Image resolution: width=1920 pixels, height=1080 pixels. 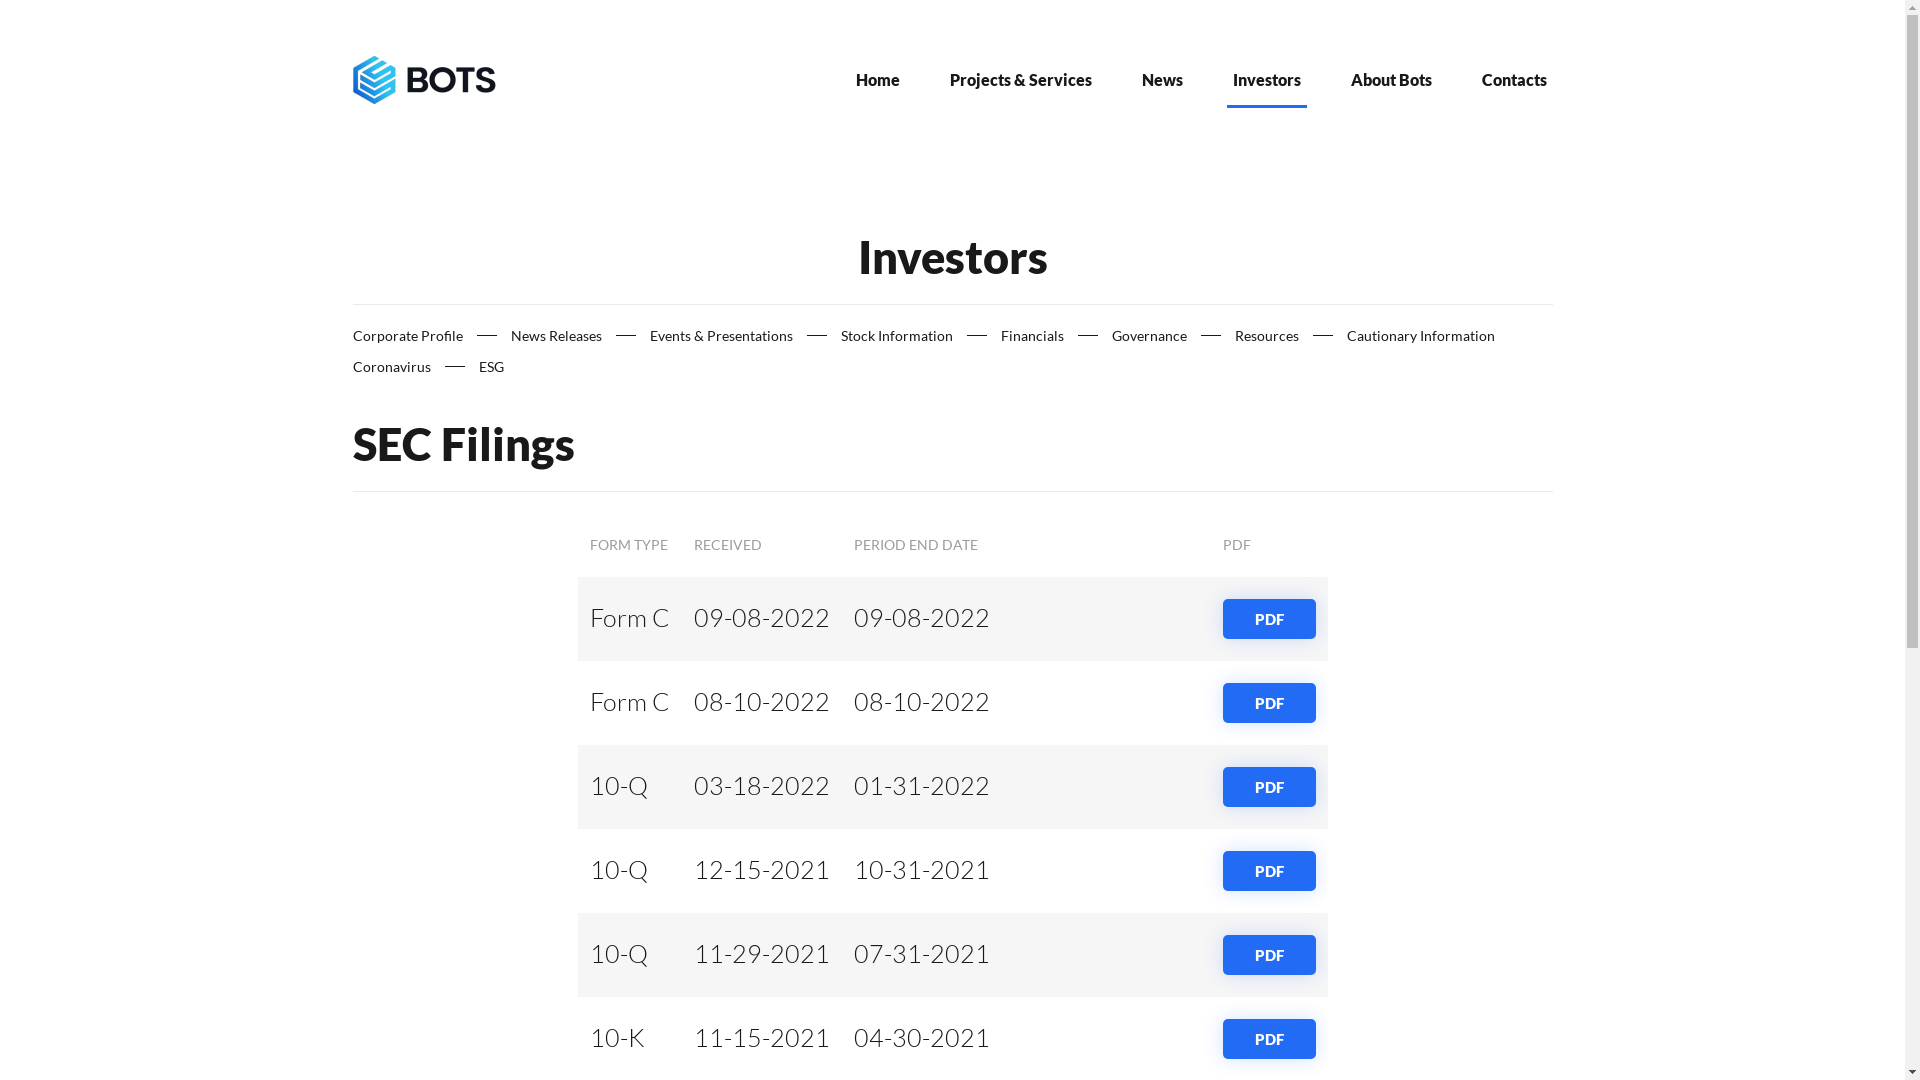 What do you see at coordinates (1514, 79) in the screenshot?
I see `'Contacts'` at bounding box center [1514, 79].